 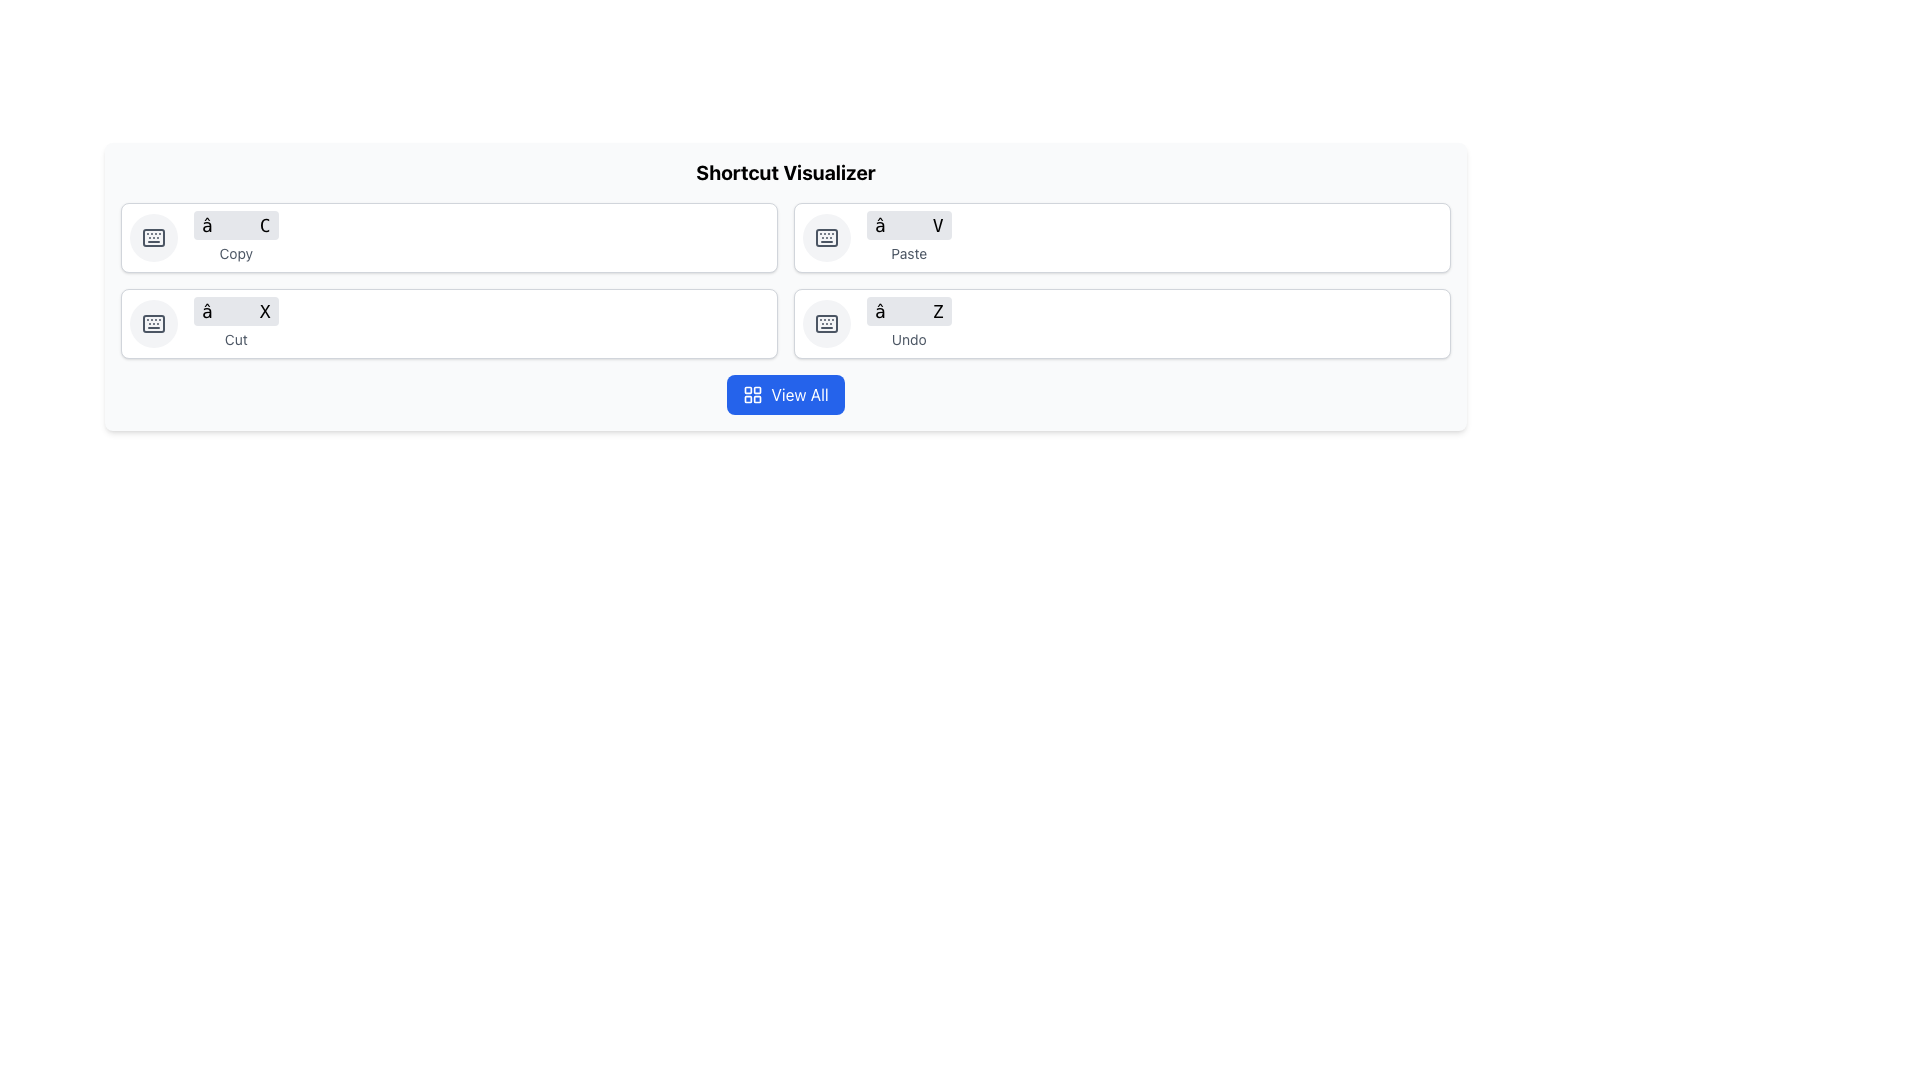 I want to click on the shortcut details displayed in the Shortcut Display Component which shows the key combination (⌘ Z) for the Undo action, located in the bottom-right corner of the group of similar keyboard shortcut visuals, so click(x=908, y=323).